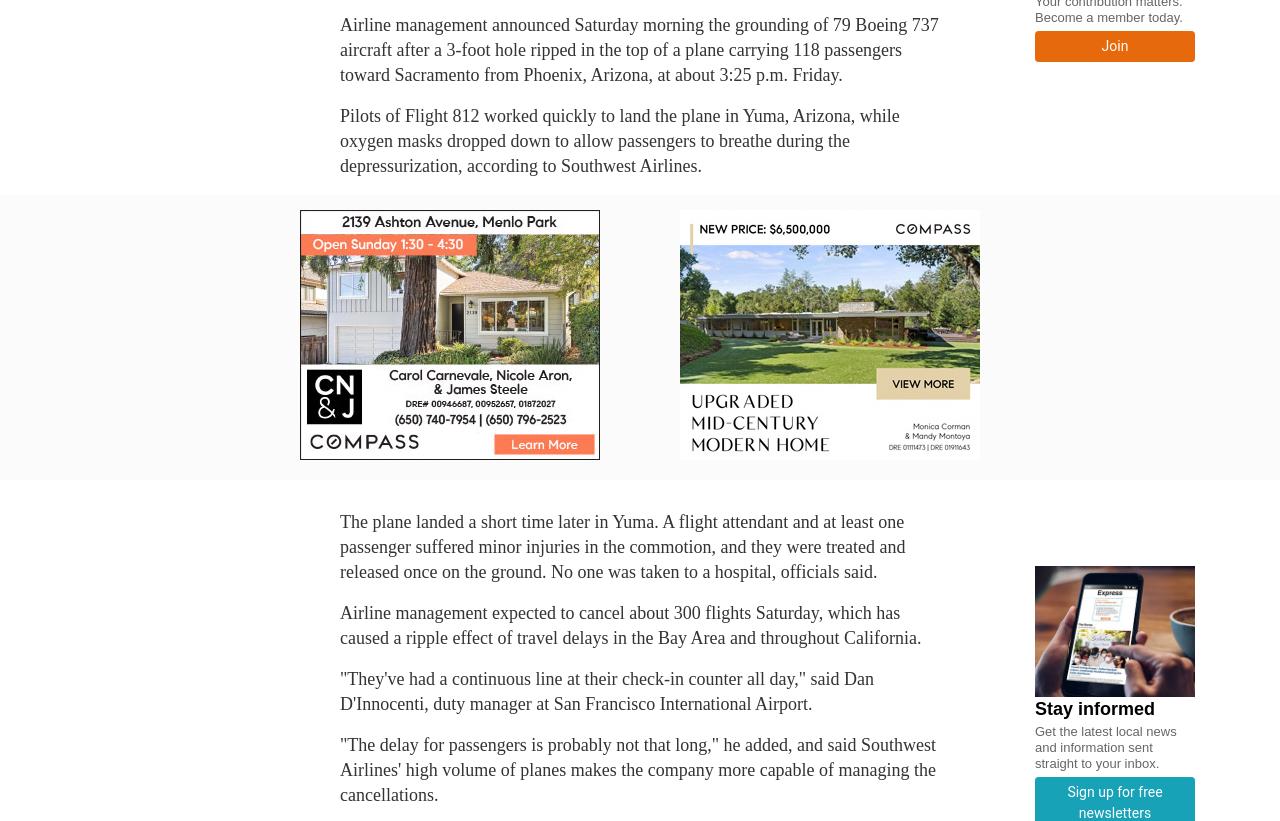 Image resolution: width=1280 pixels, height=821 pixels. What do you see at coordinates (636, 769) in the screenshot?
I see `'"The delay for passengers is probably not that long," he added, and said Southwest Airlines' high volume of planes makes the company more capable of managing the cancellations.'` at bounding box center [636, 769].